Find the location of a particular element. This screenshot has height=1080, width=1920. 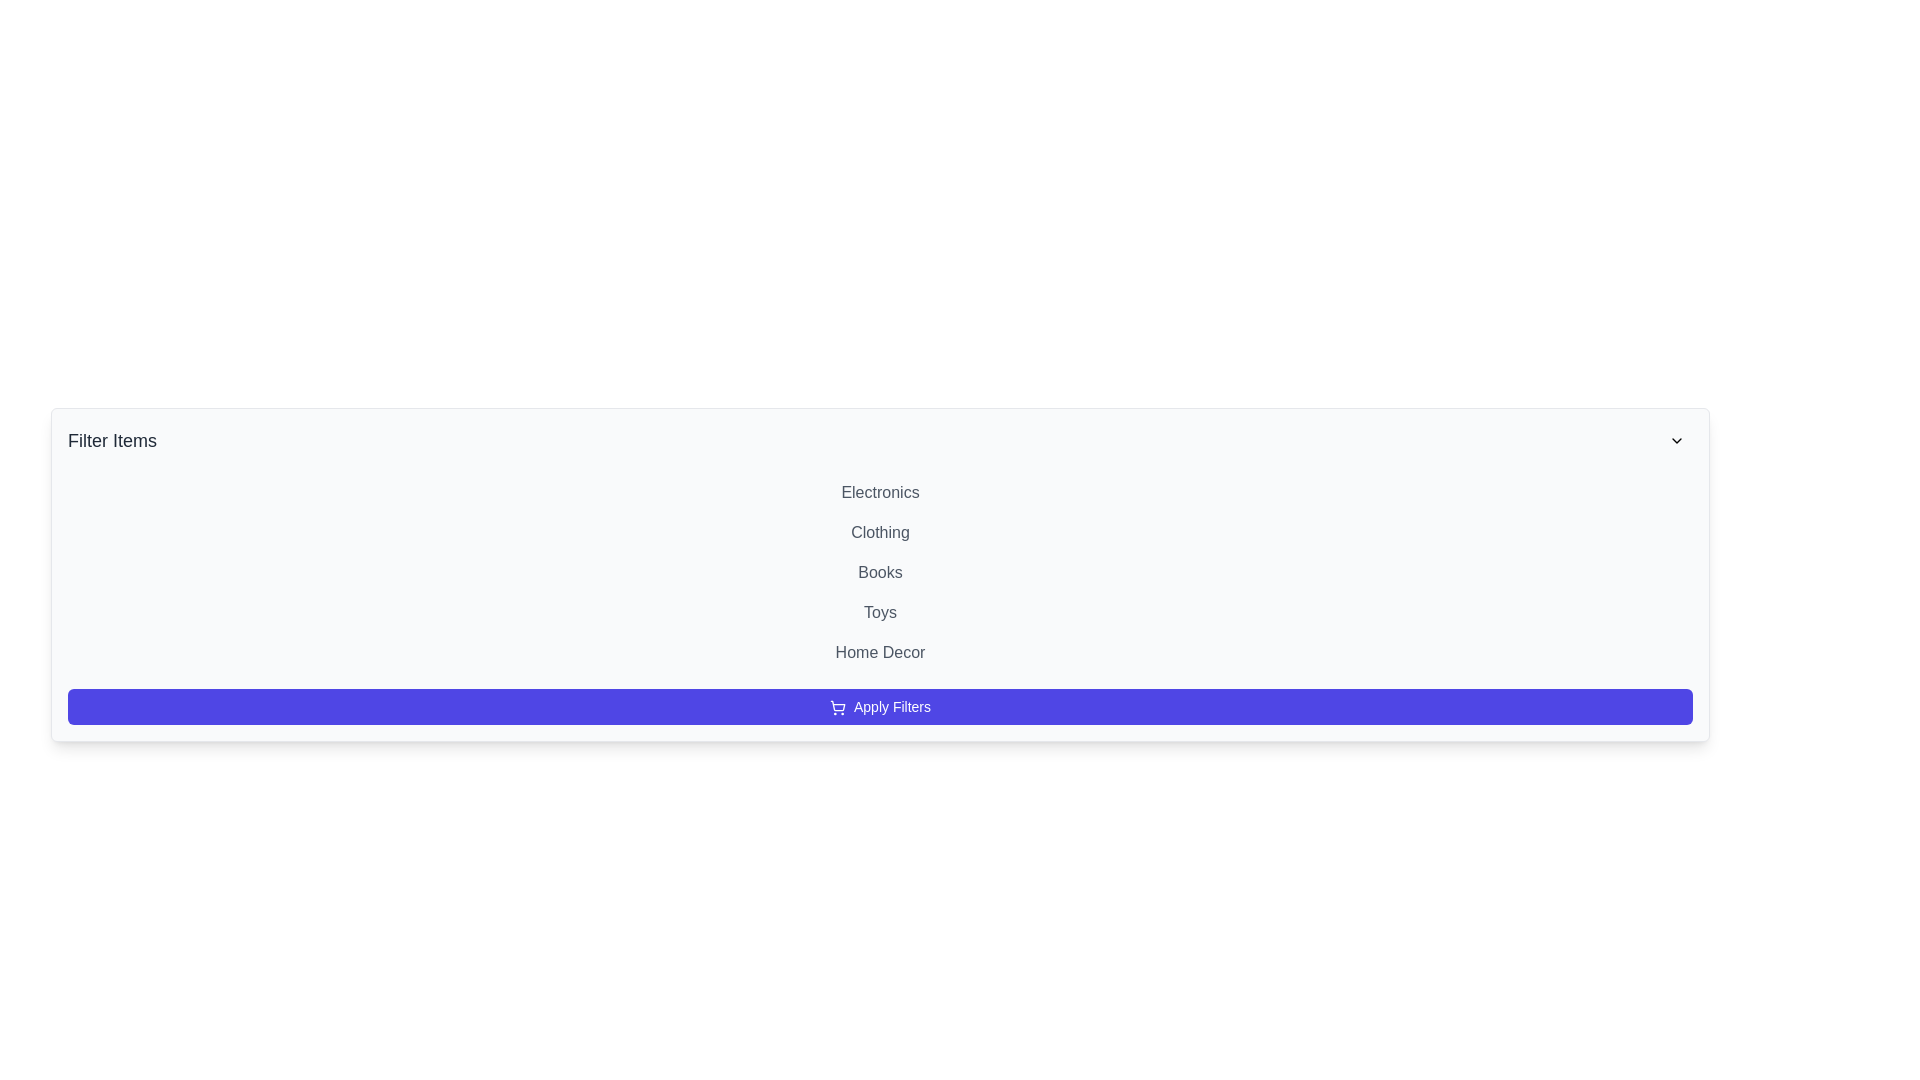

the circular button with a chevron-down icon located to the far right of the 'Filter Items' section to change its background color is located at coordinates (1676, 439).